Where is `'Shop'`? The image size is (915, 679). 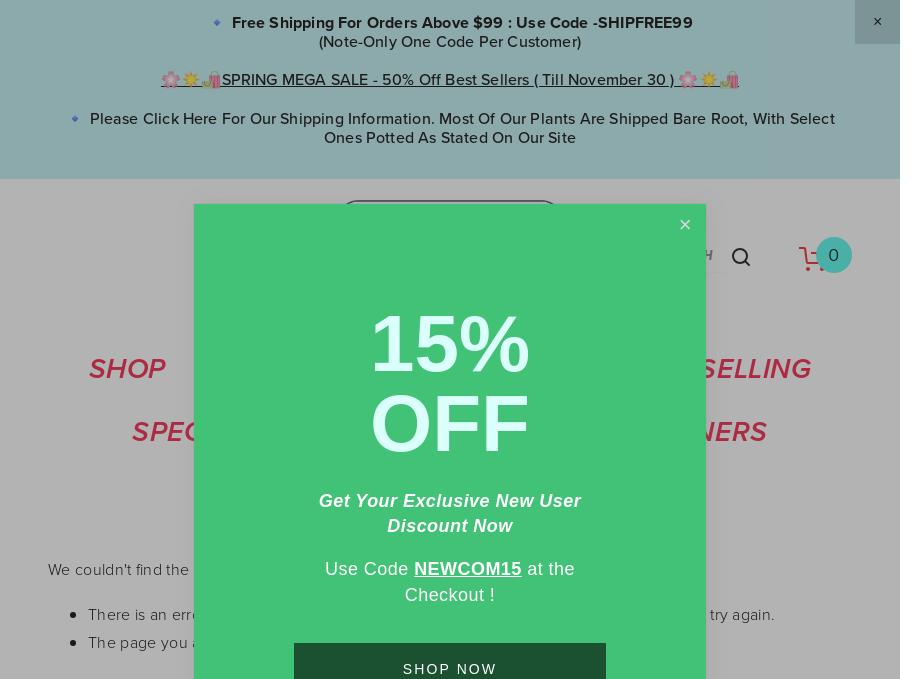
'Shop' is located at coordinates (87, 368).